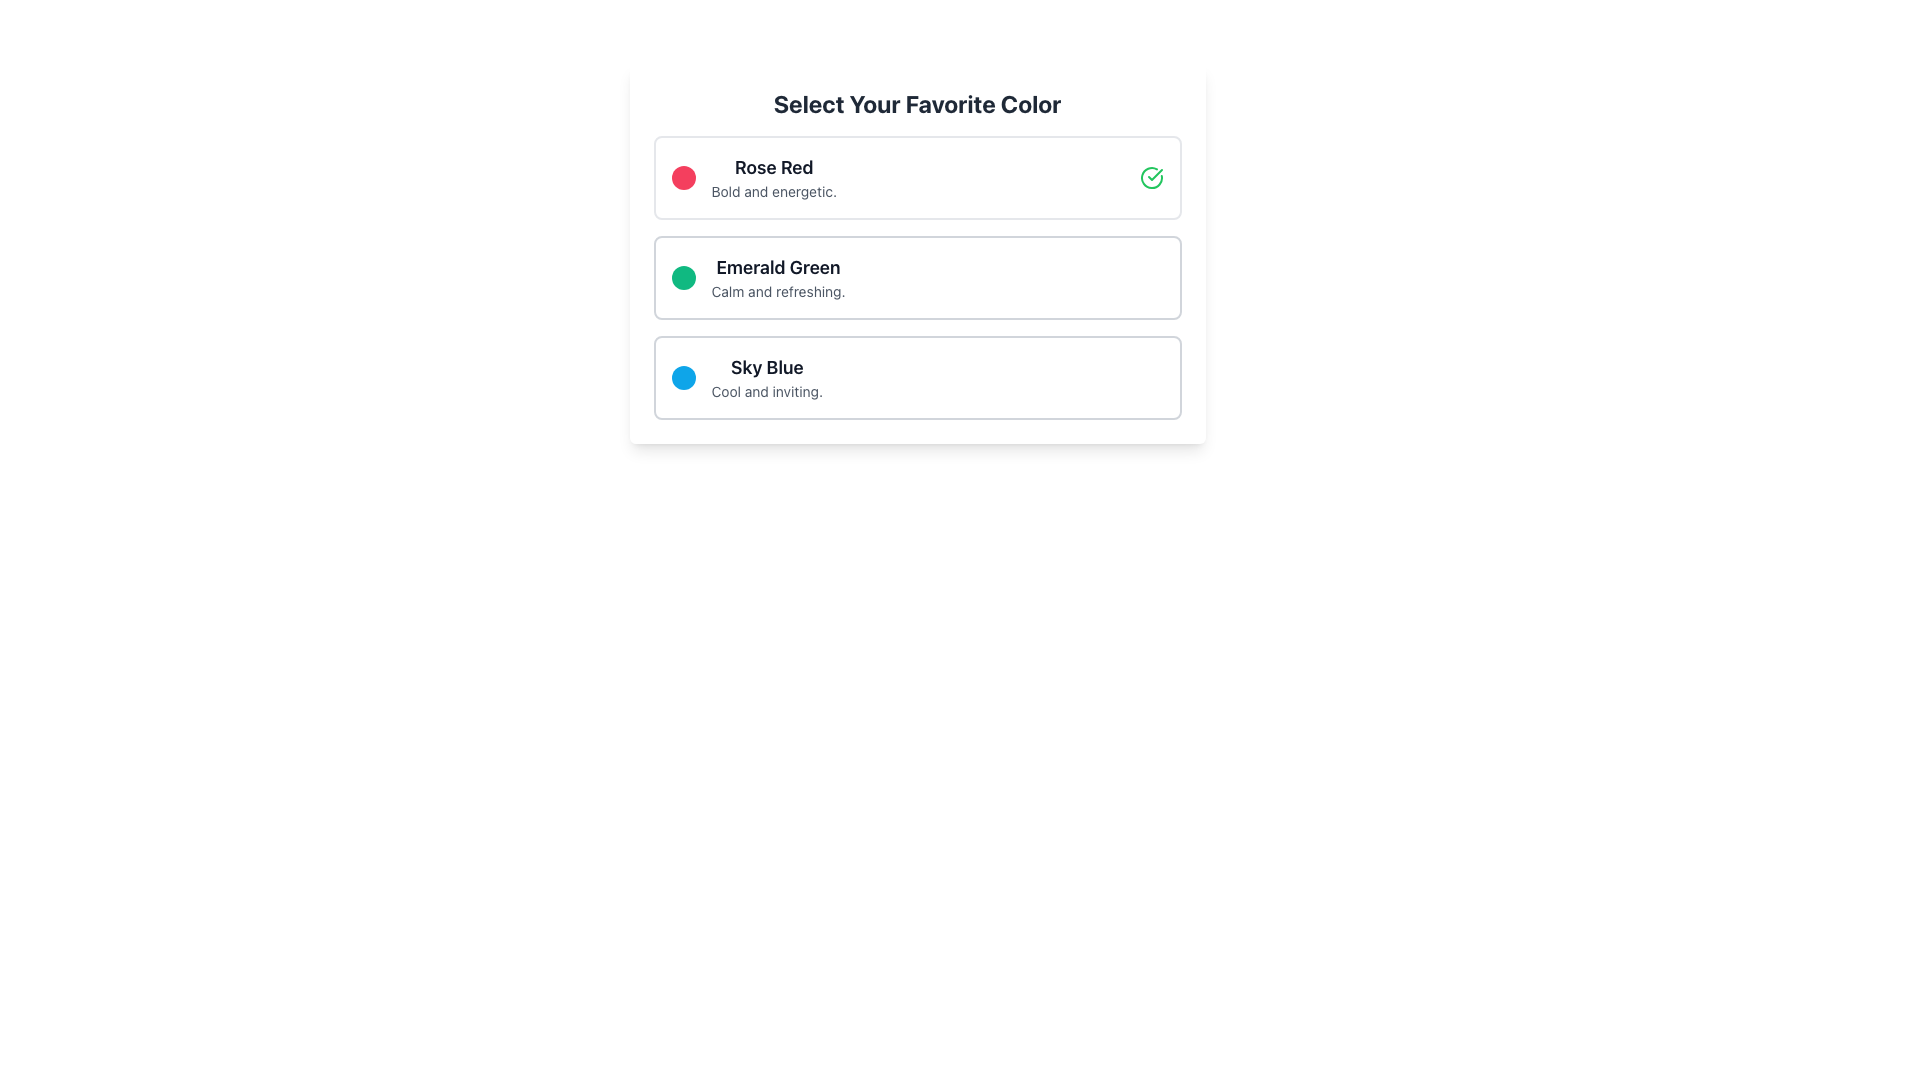  I want to click on the descriptive text element providing context for the 'Emerald Green' color option, located directly below the bolded title and aligned to the left, so click(777, 292).